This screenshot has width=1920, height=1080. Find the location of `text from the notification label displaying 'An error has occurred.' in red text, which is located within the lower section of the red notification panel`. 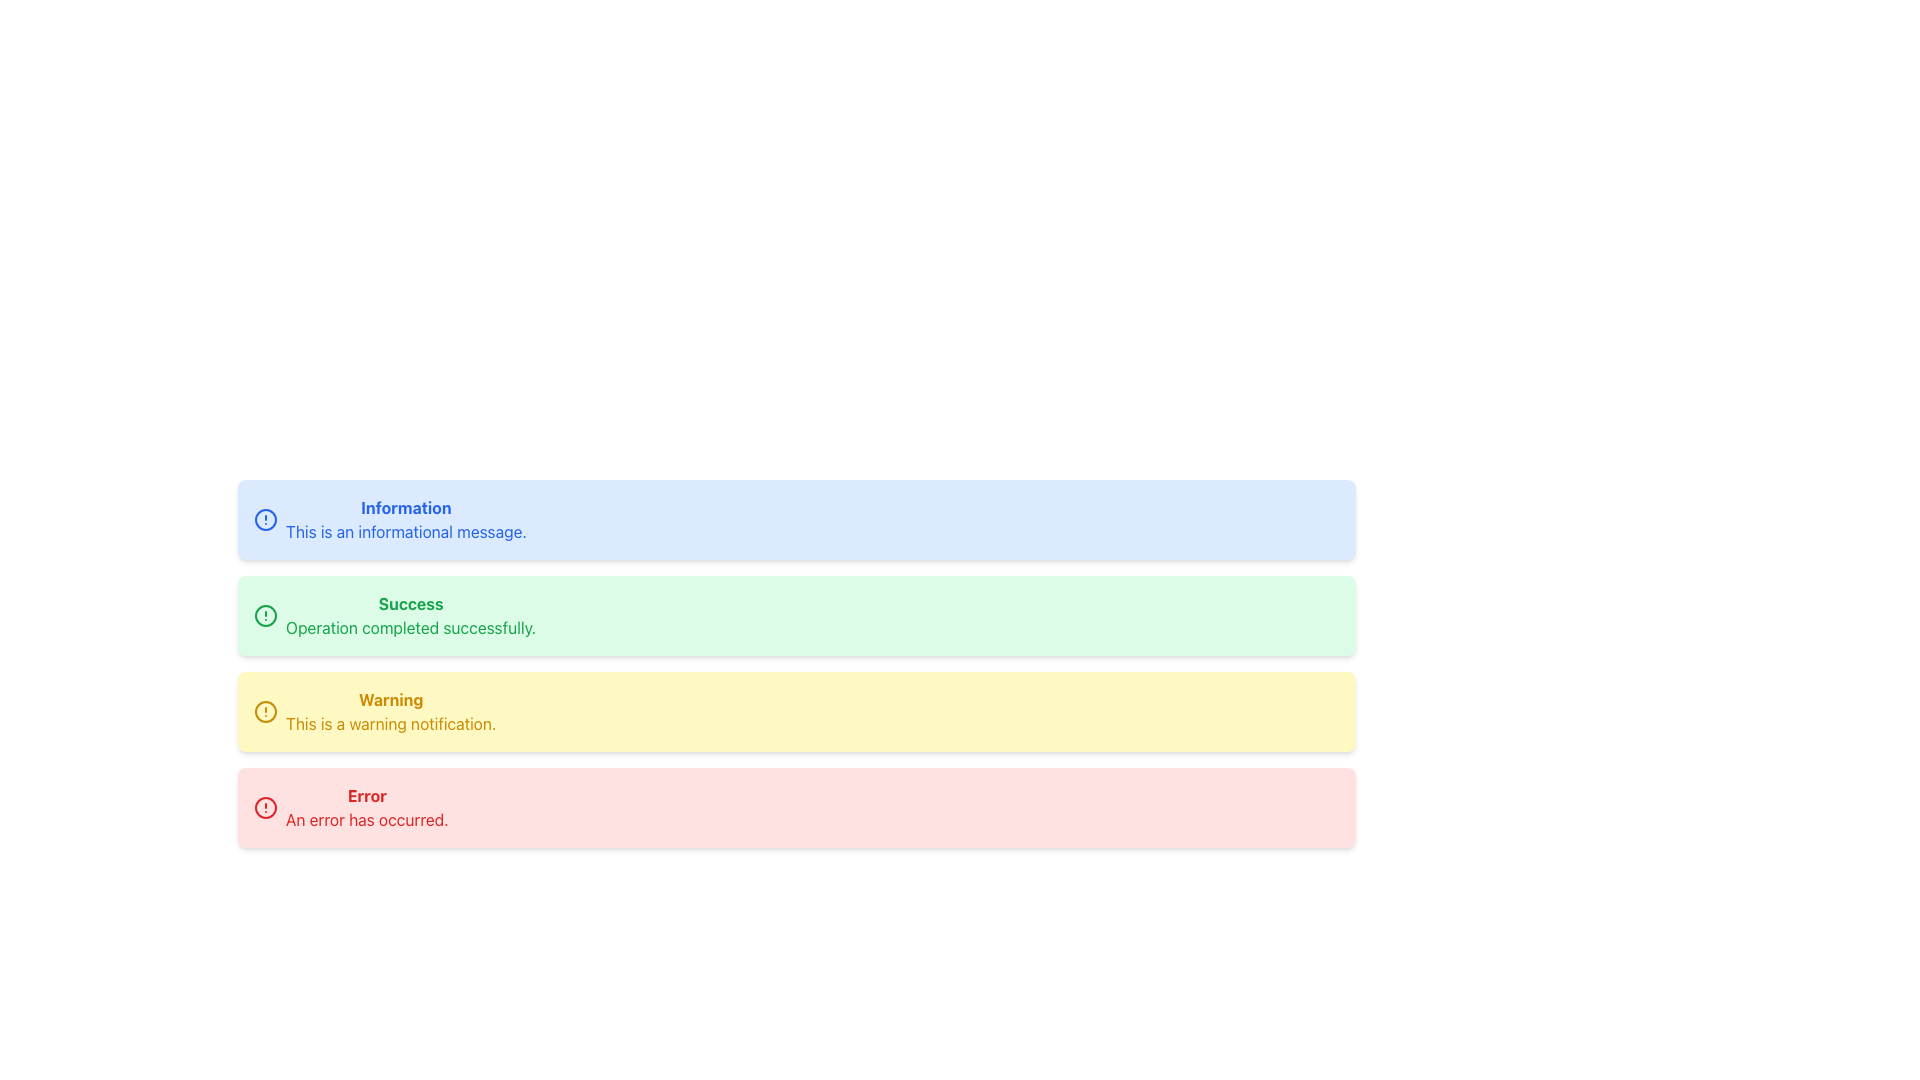

text from the notification label displaying 'An error has occurred.' in red text, which is located within the lower section of the red notification panel is located at coordinates (367, 820).